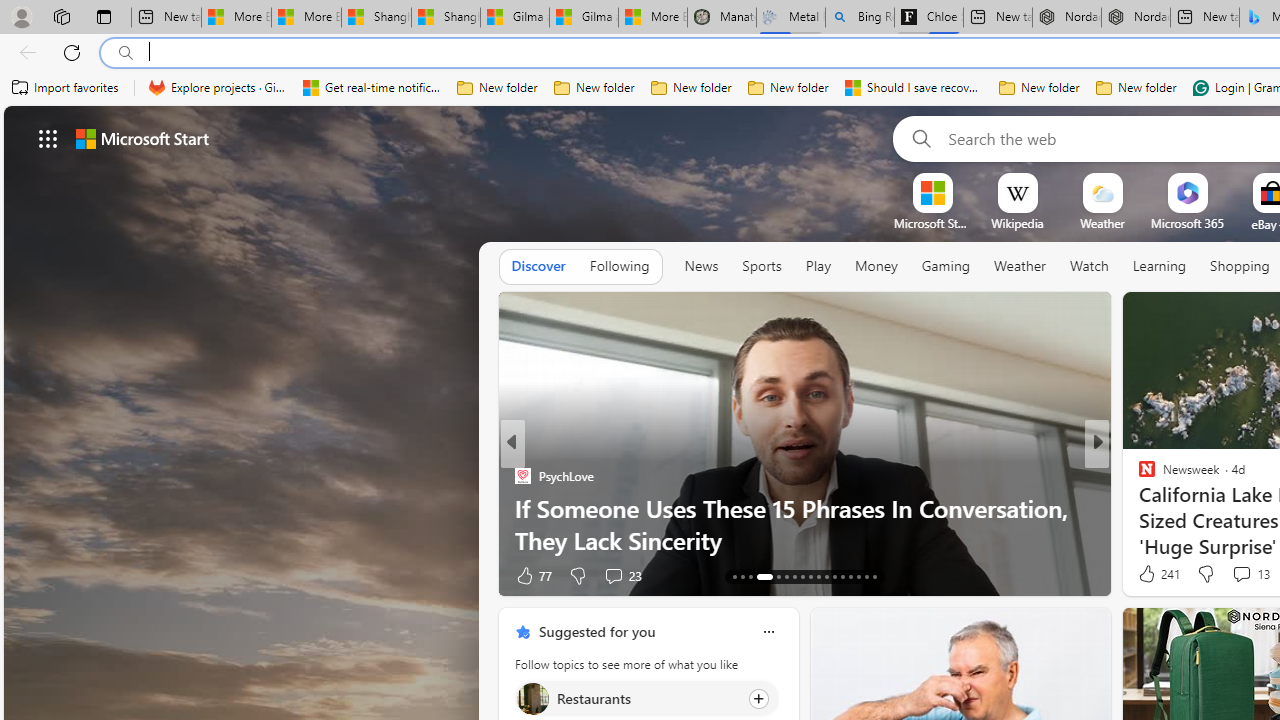 This screenshot has height=720, width=1280. I want to click on 'AutomationID: tab-22', so click(818, 577).